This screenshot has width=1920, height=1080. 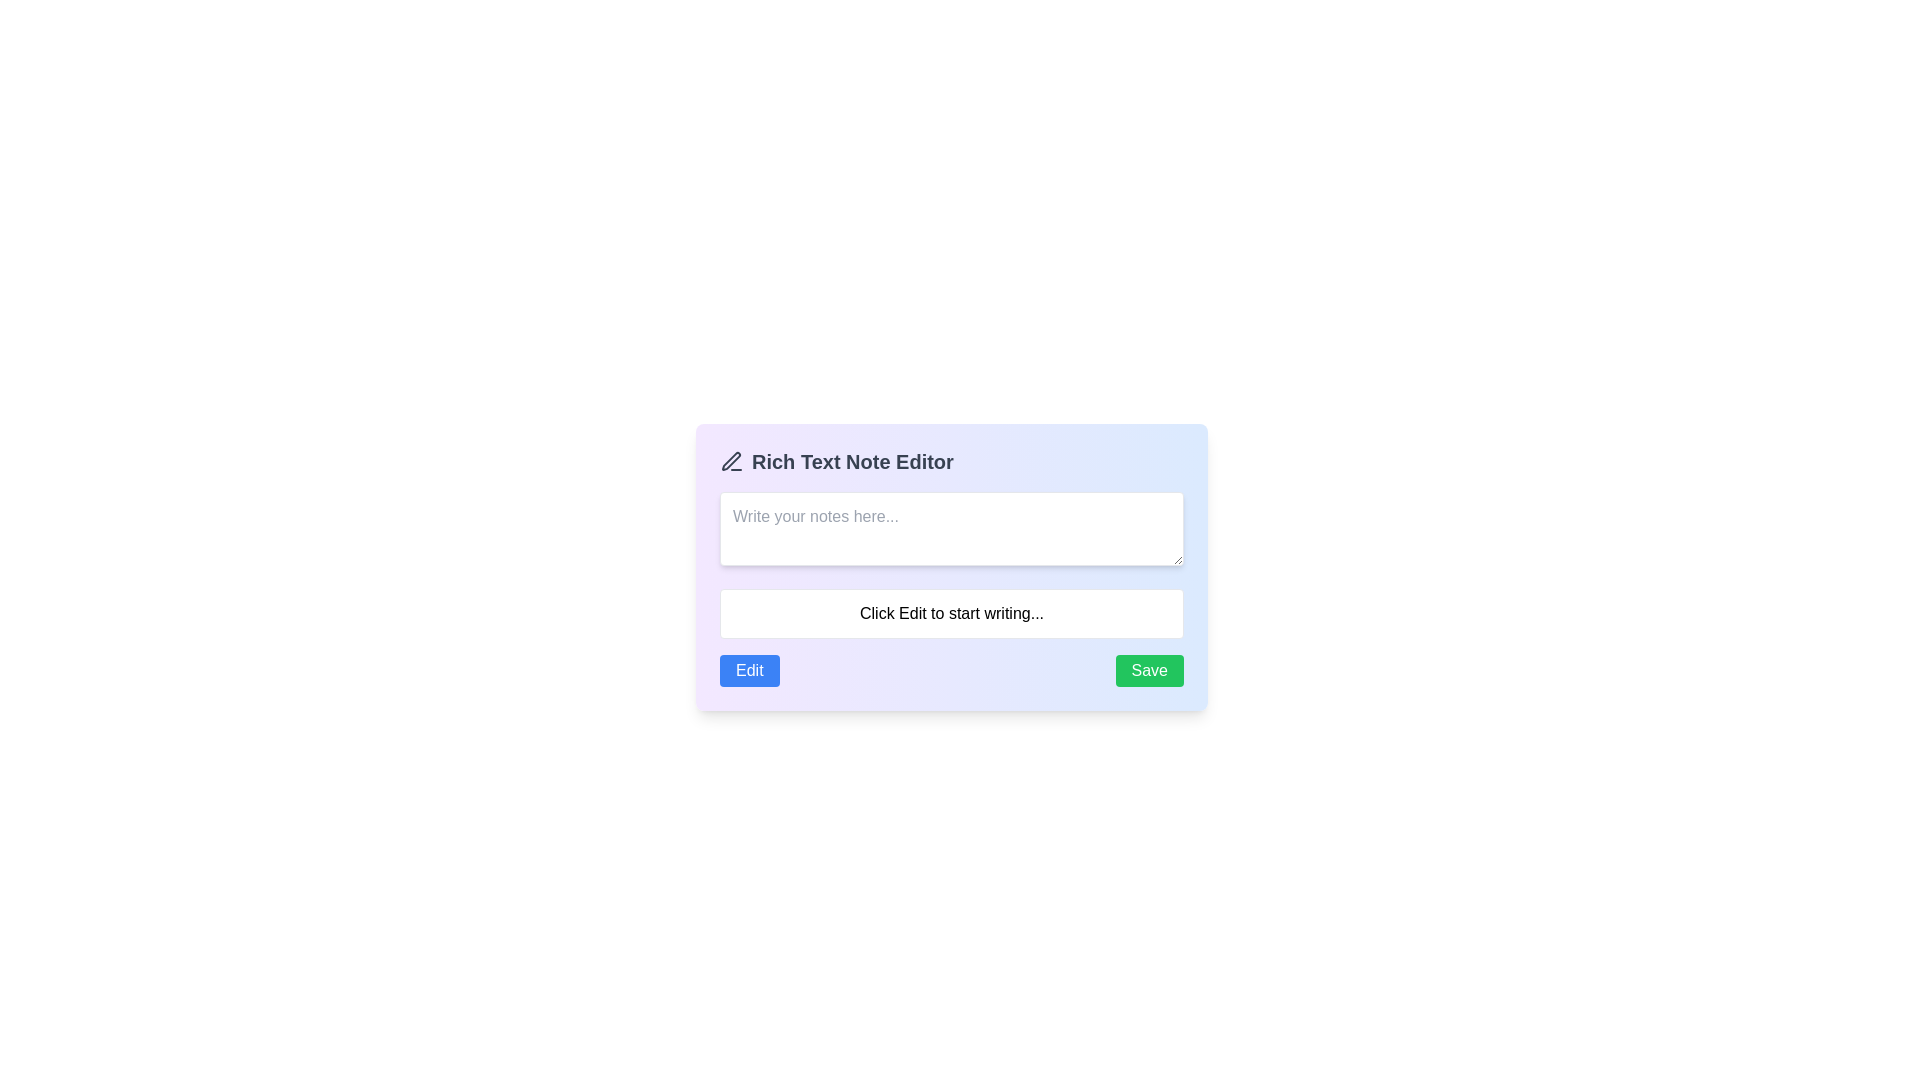 What do you see at coordinates (950, 527) in the screenshot?
I see `the text in the Text Input Field located in the 'Rich Text Note Editor' panel for copying or editing` at bounding box center [950, 527].